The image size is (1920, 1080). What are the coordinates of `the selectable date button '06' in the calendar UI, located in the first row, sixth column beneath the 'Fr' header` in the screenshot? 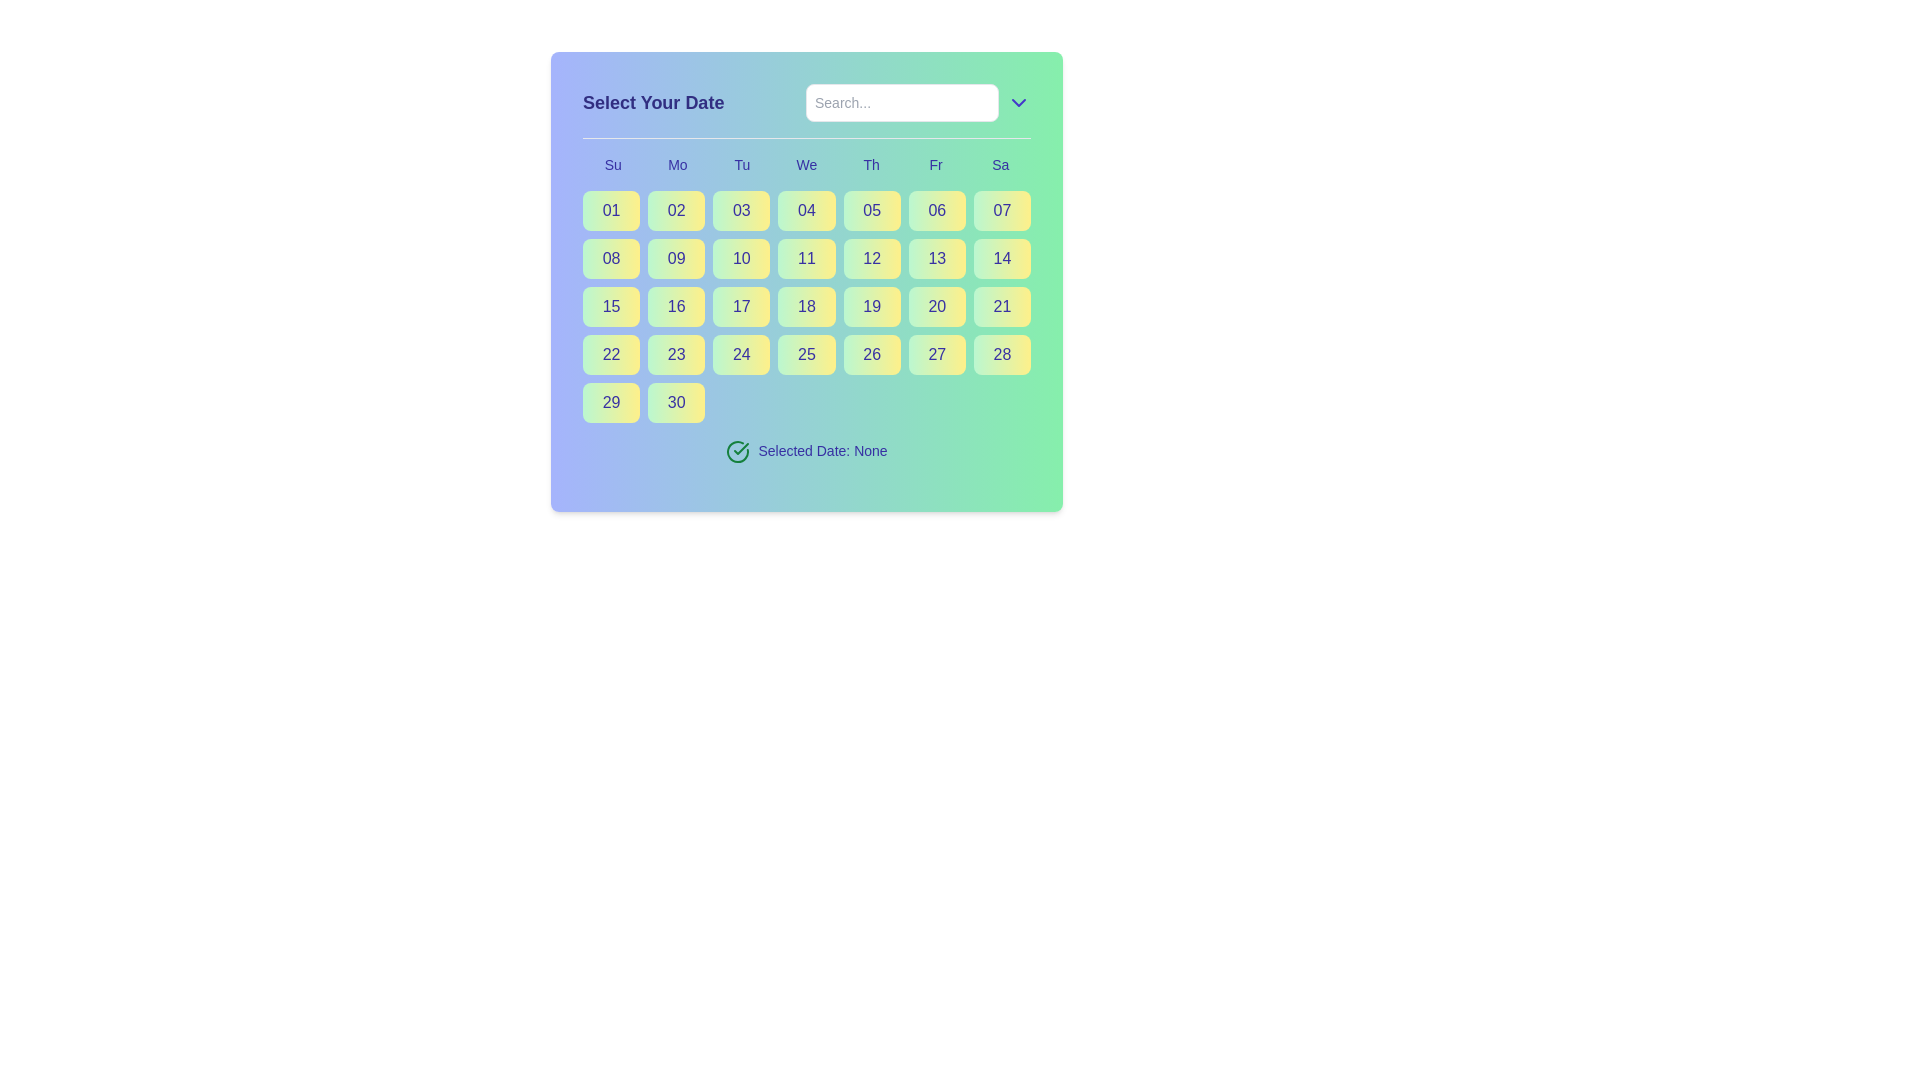 It's located at (935, 211).